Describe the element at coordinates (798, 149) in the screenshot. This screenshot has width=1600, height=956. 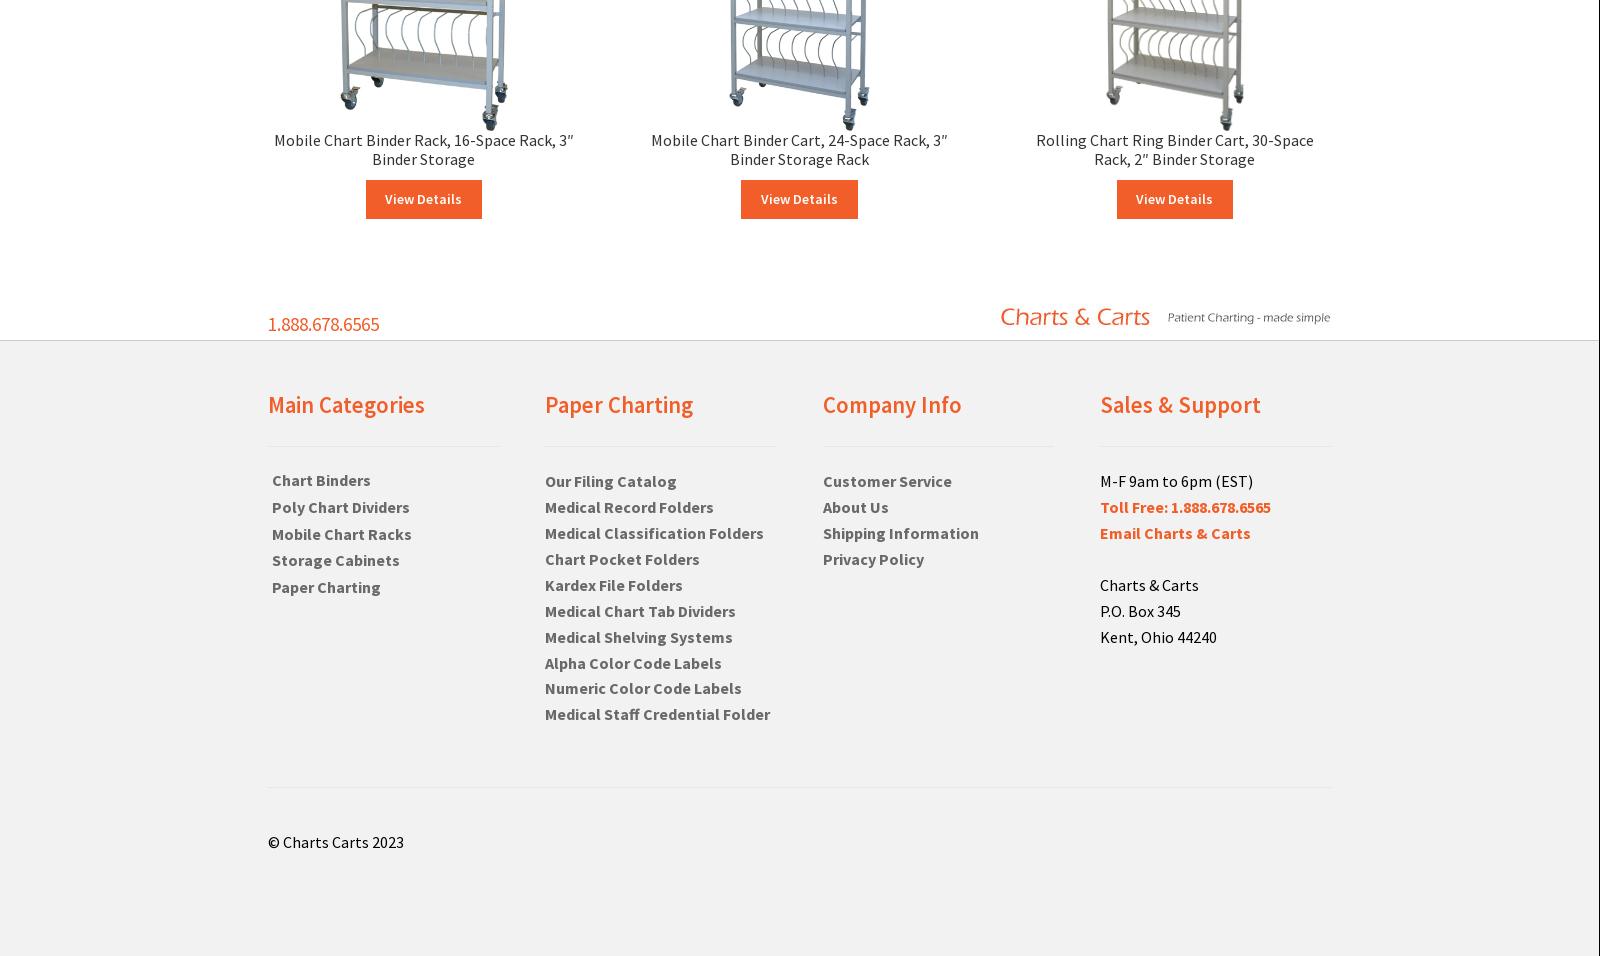
I see `'Mobile Chart Binder Cart, 24-Space Rack, 3″ Binder Storage Rack'` at that location.